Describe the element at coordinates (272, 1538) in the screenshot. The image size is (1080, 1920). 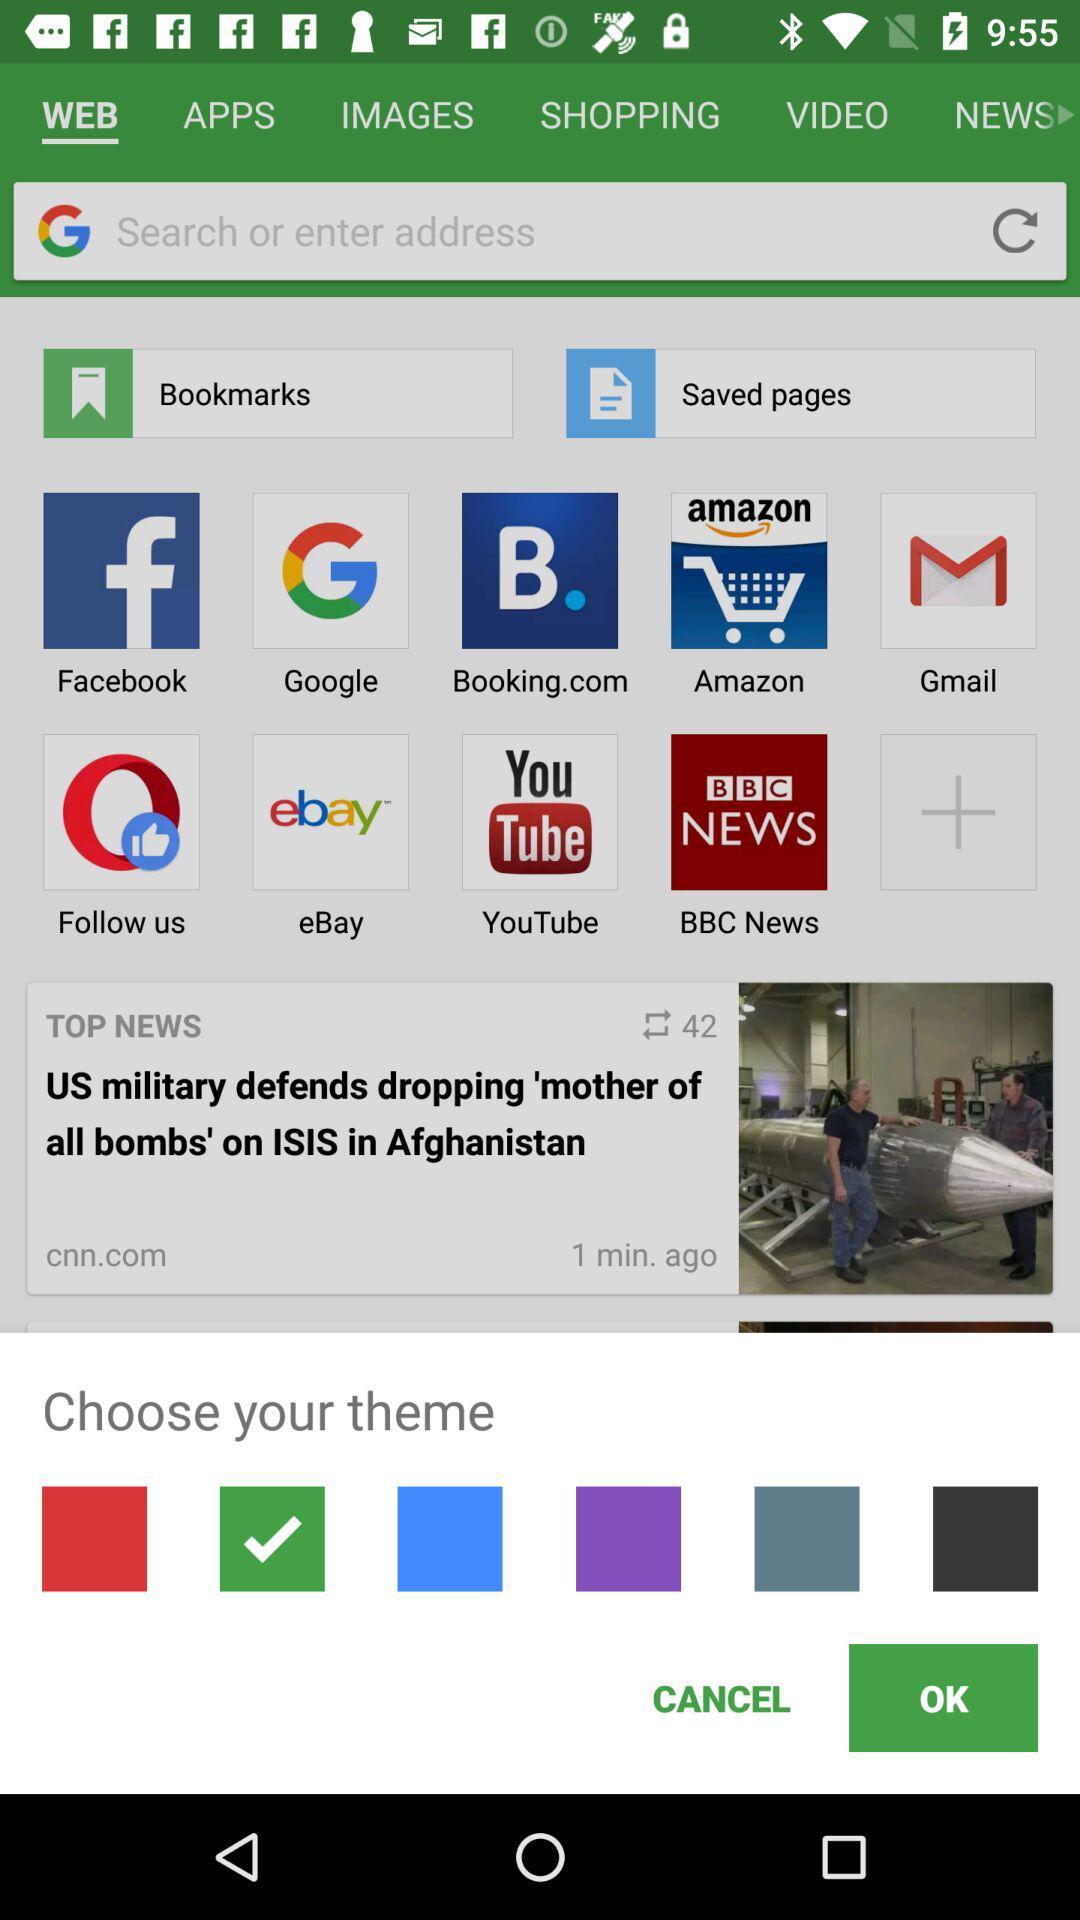
I see `the check icon` at that location.